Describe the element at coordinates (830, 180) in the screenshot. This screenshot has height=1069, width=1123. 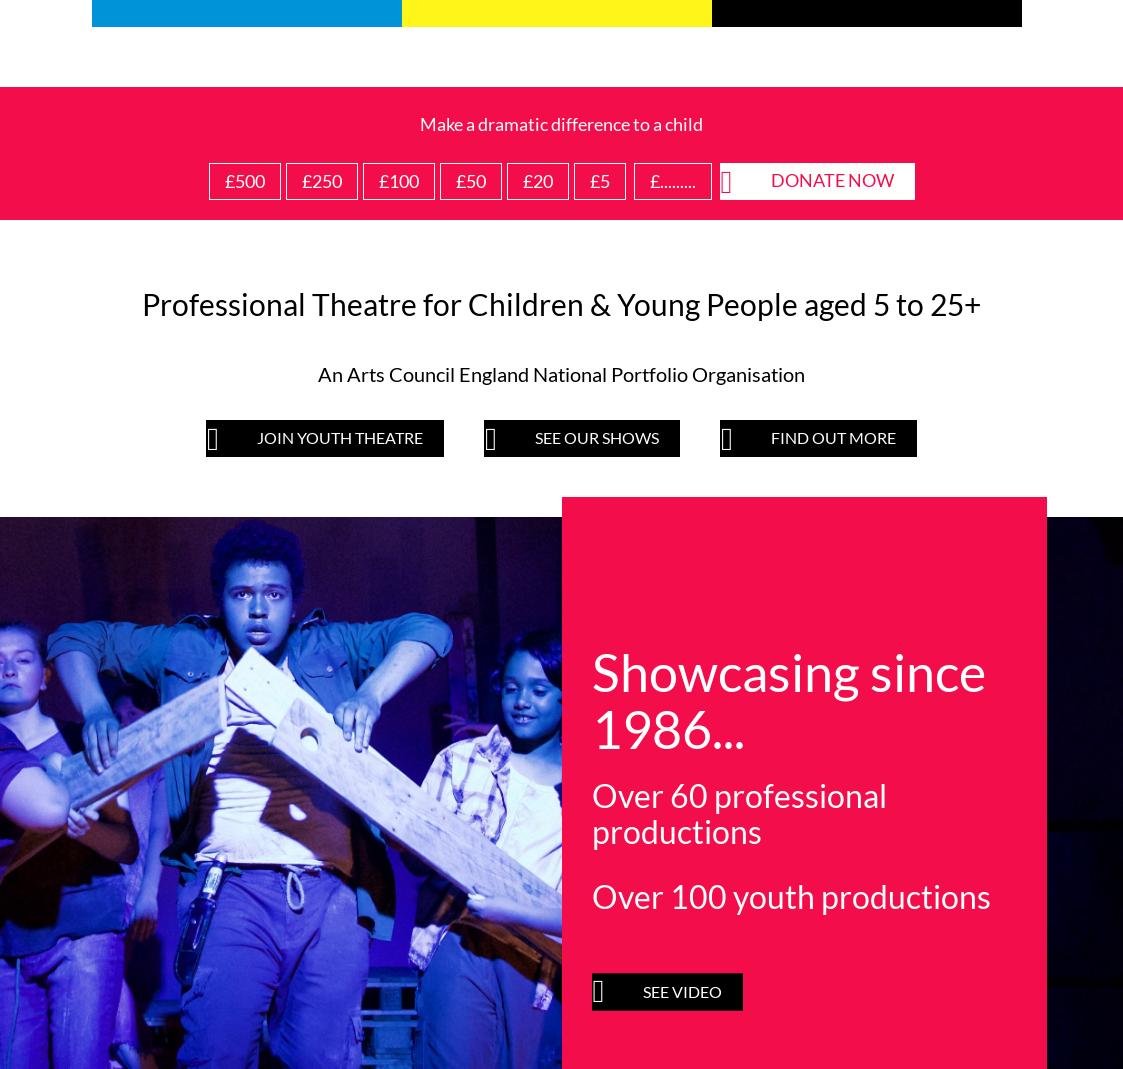
I see `'Donate now'` at that location.